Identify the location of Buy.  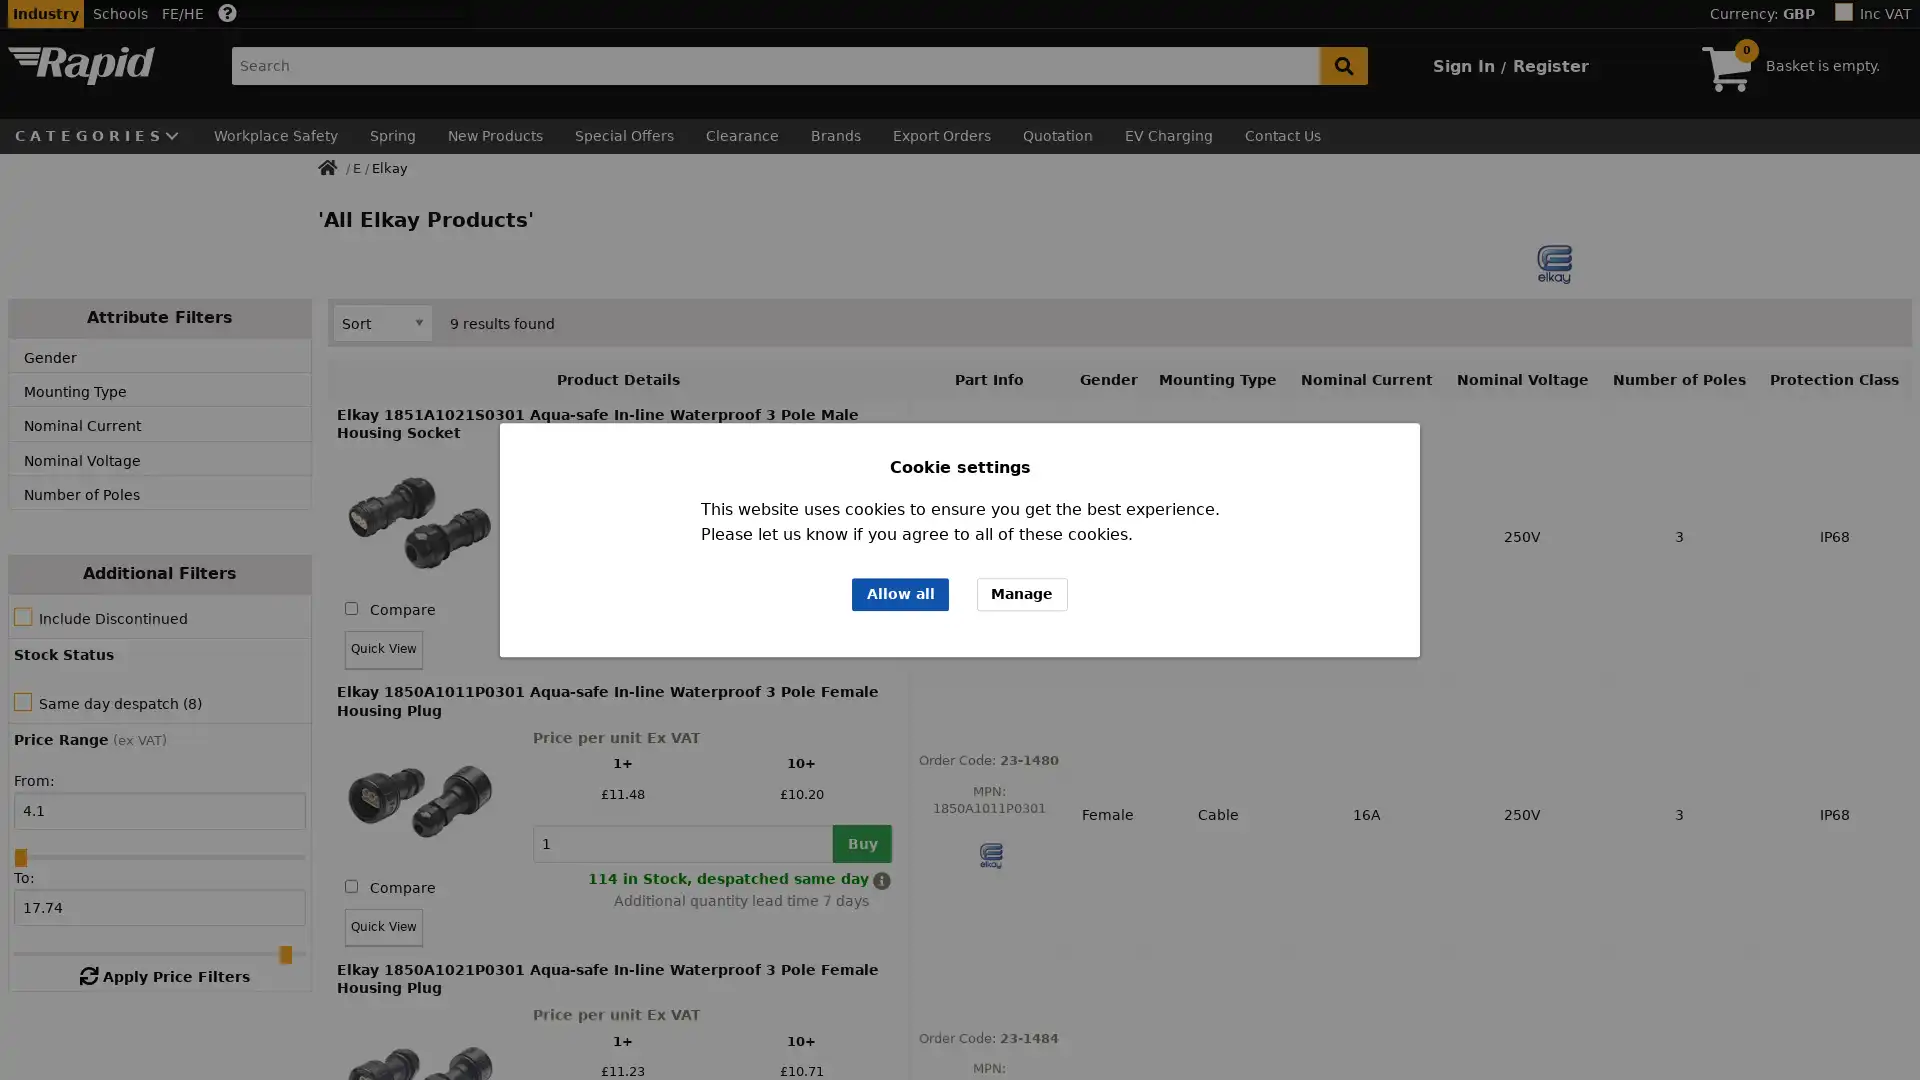
(862, 582).